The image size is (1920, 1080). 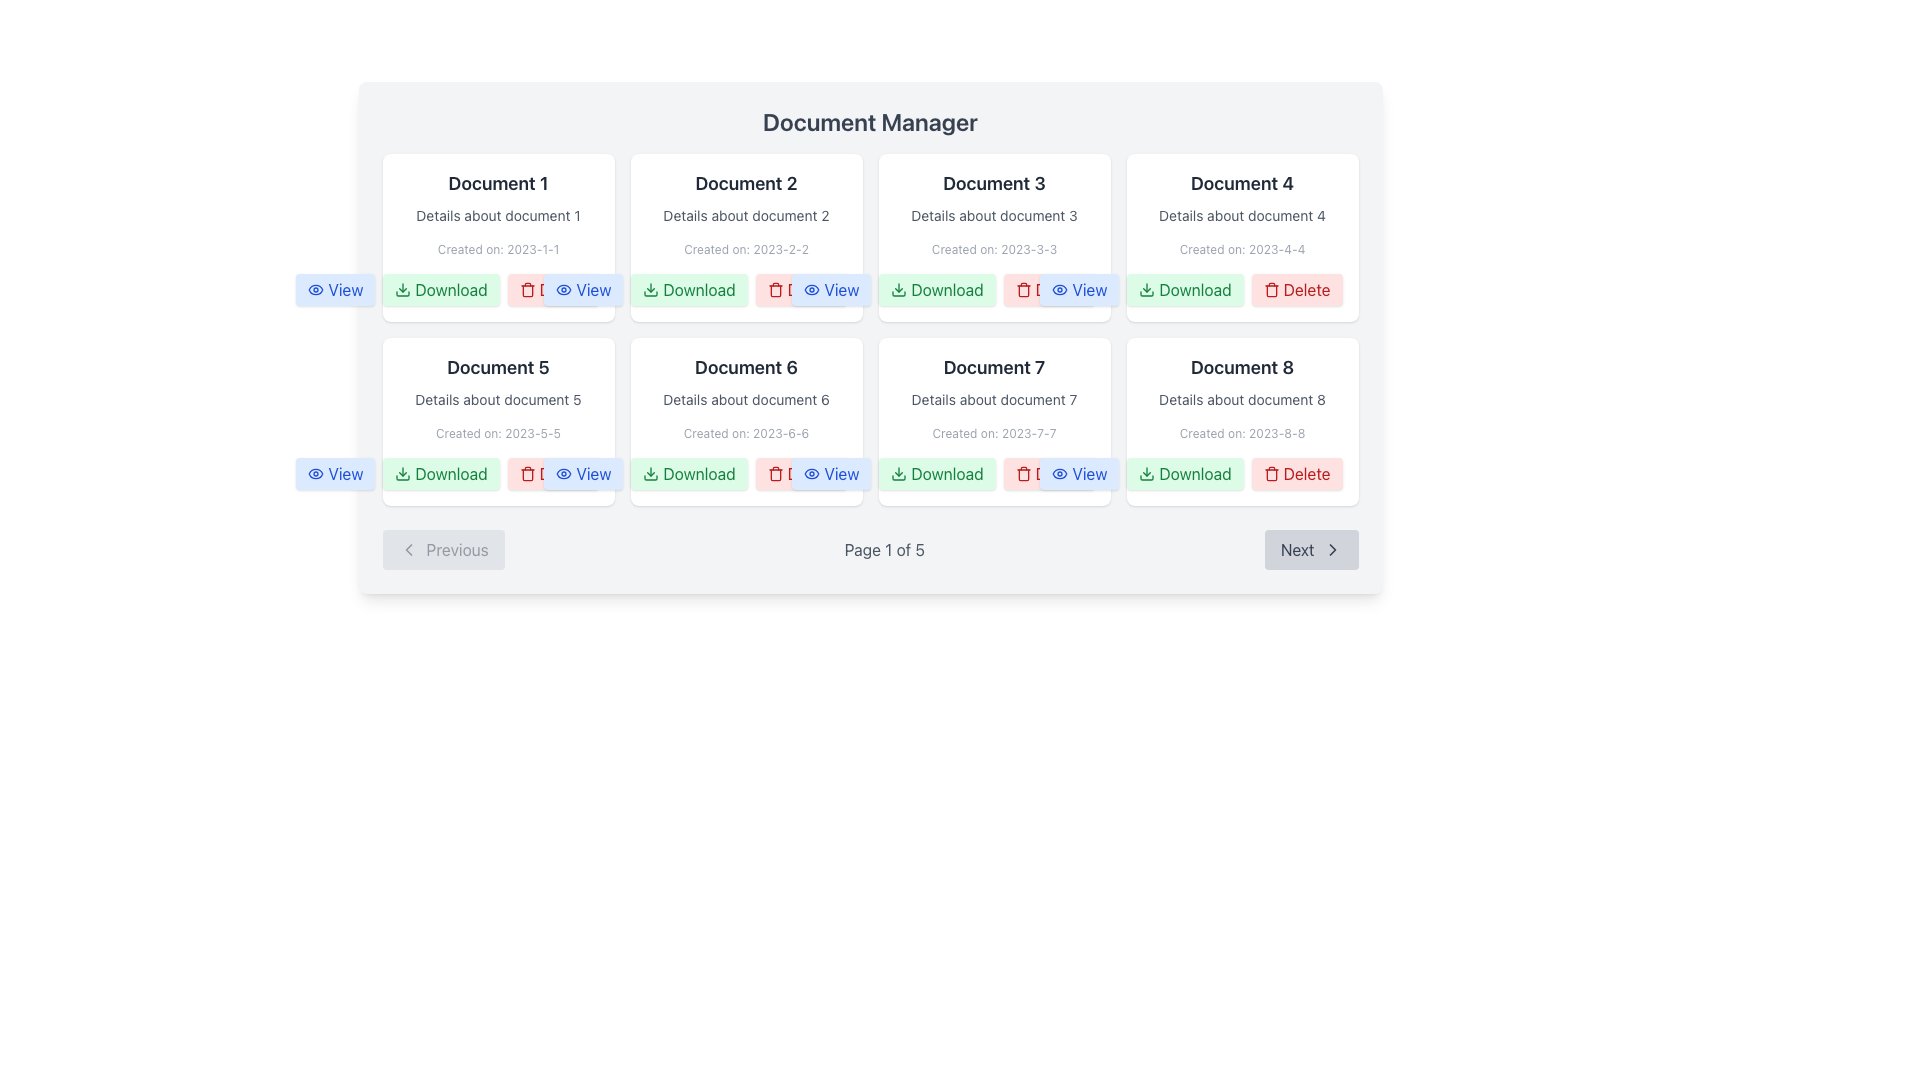 I want to click on the download icon located within the button in the second row, third column under 'Document Manager', positioned to the left of the 'Download' label, so click(x=898, y=289).